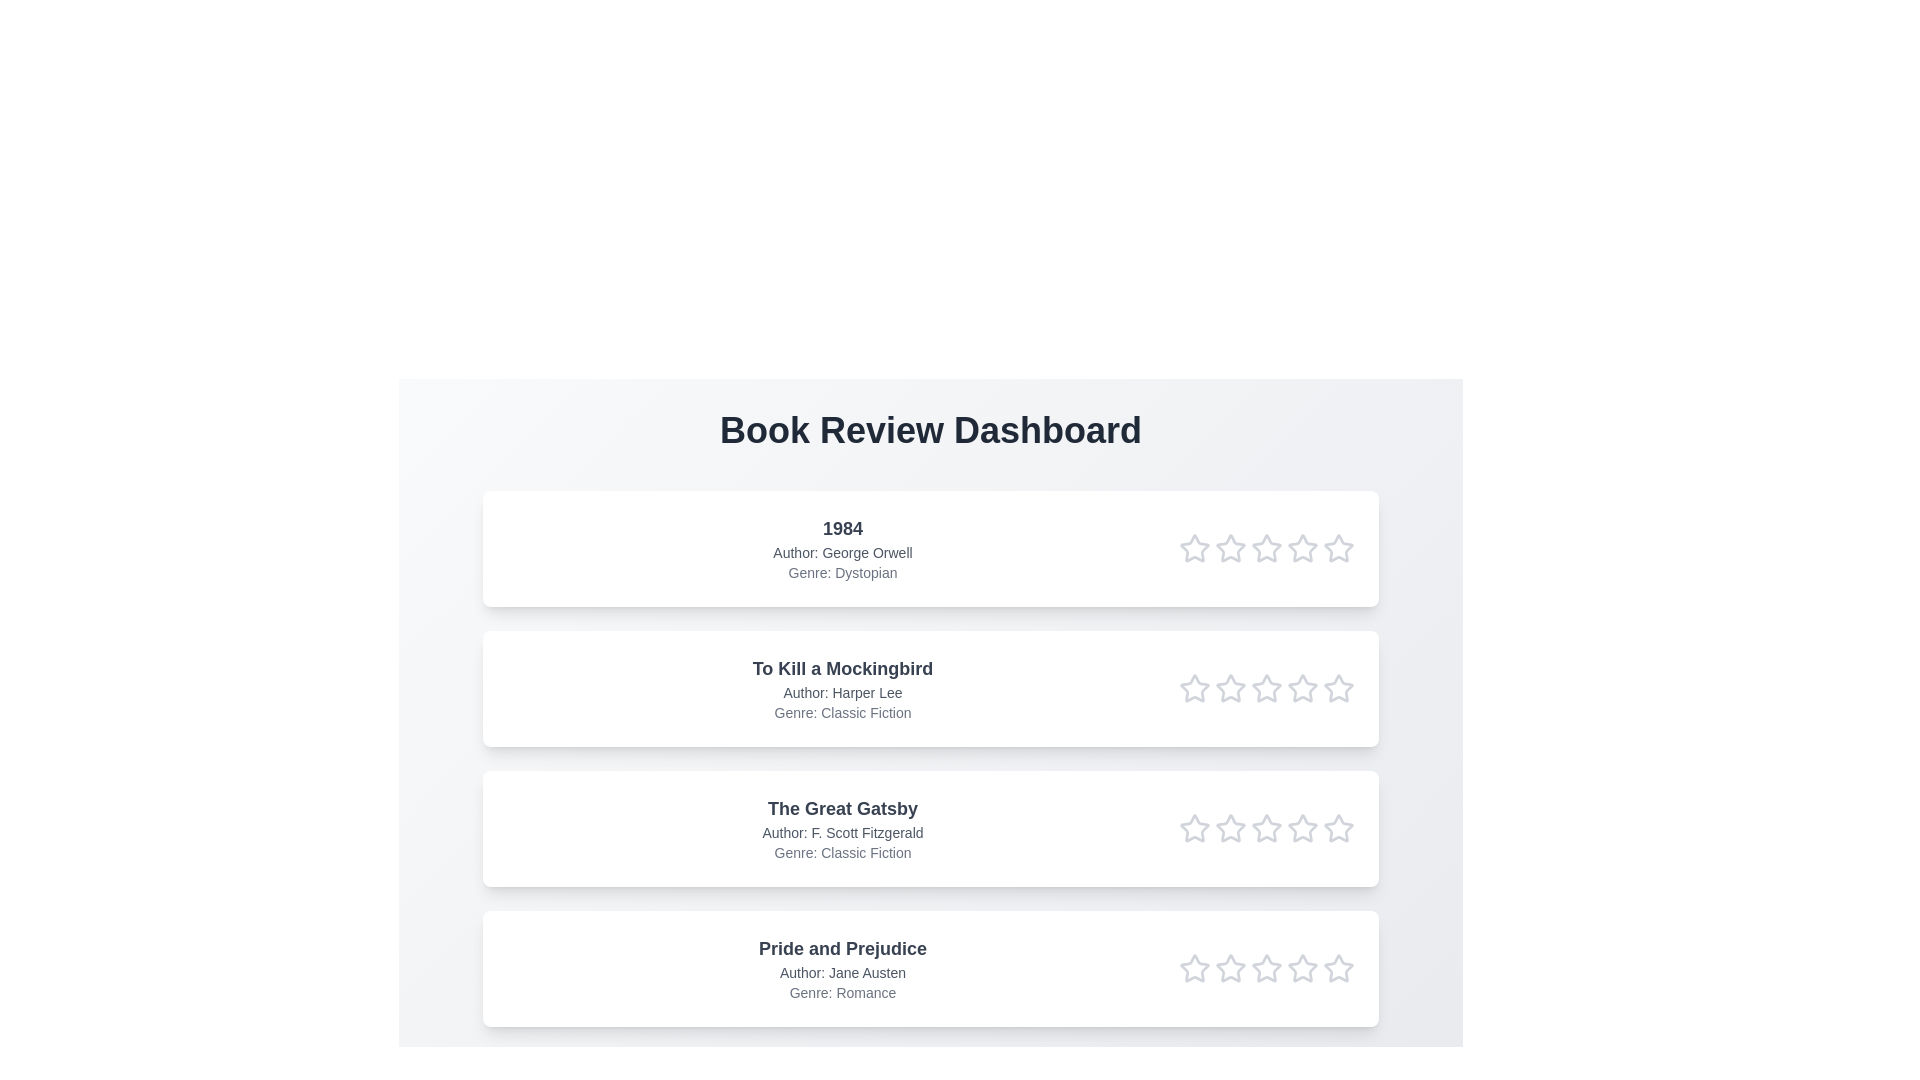 Image resolution: width=1920 pixels, height=1080 pixels. I want to click on the star corresponding to 2 in the rating row of the book titled Pride and Prejudice, so click(1229, 967).